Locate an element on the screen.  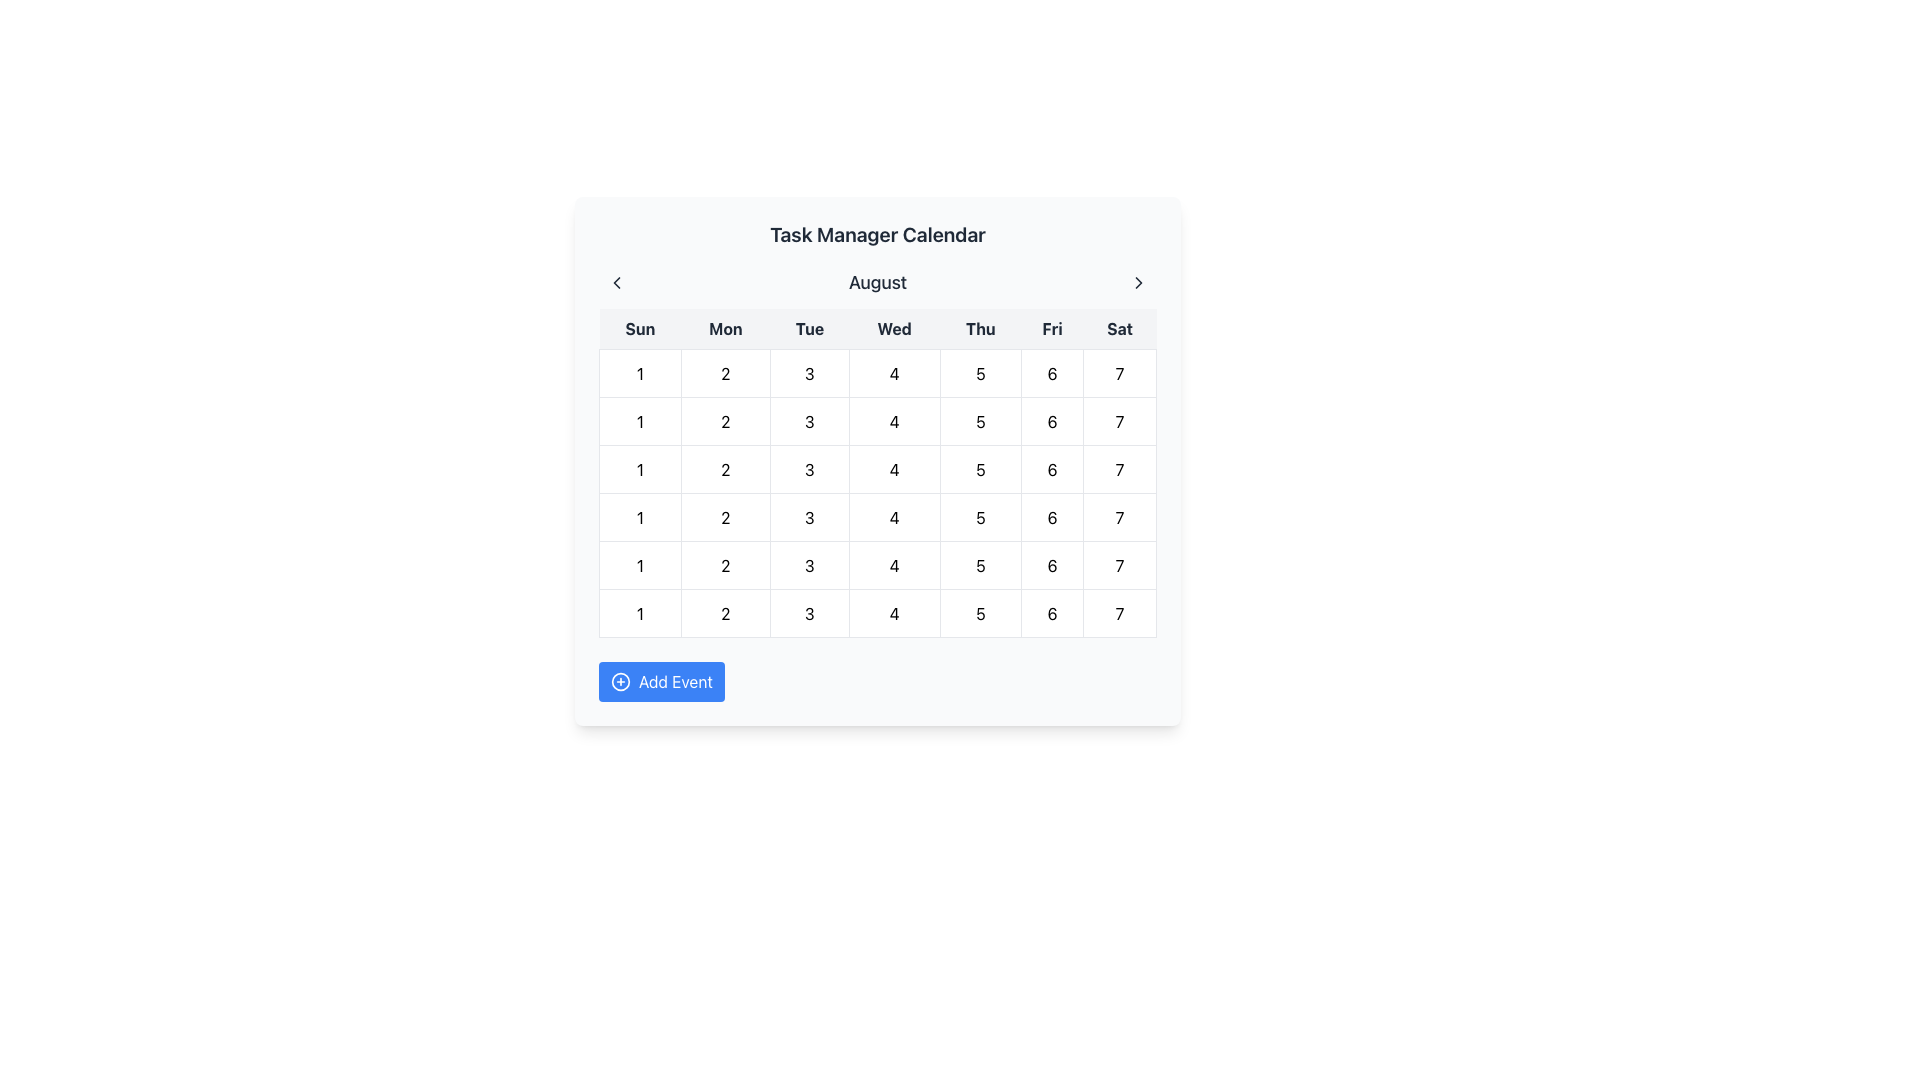
the label representing the day '3' in the second row, third column of the calendar grid is located at coordinates (809, 420).